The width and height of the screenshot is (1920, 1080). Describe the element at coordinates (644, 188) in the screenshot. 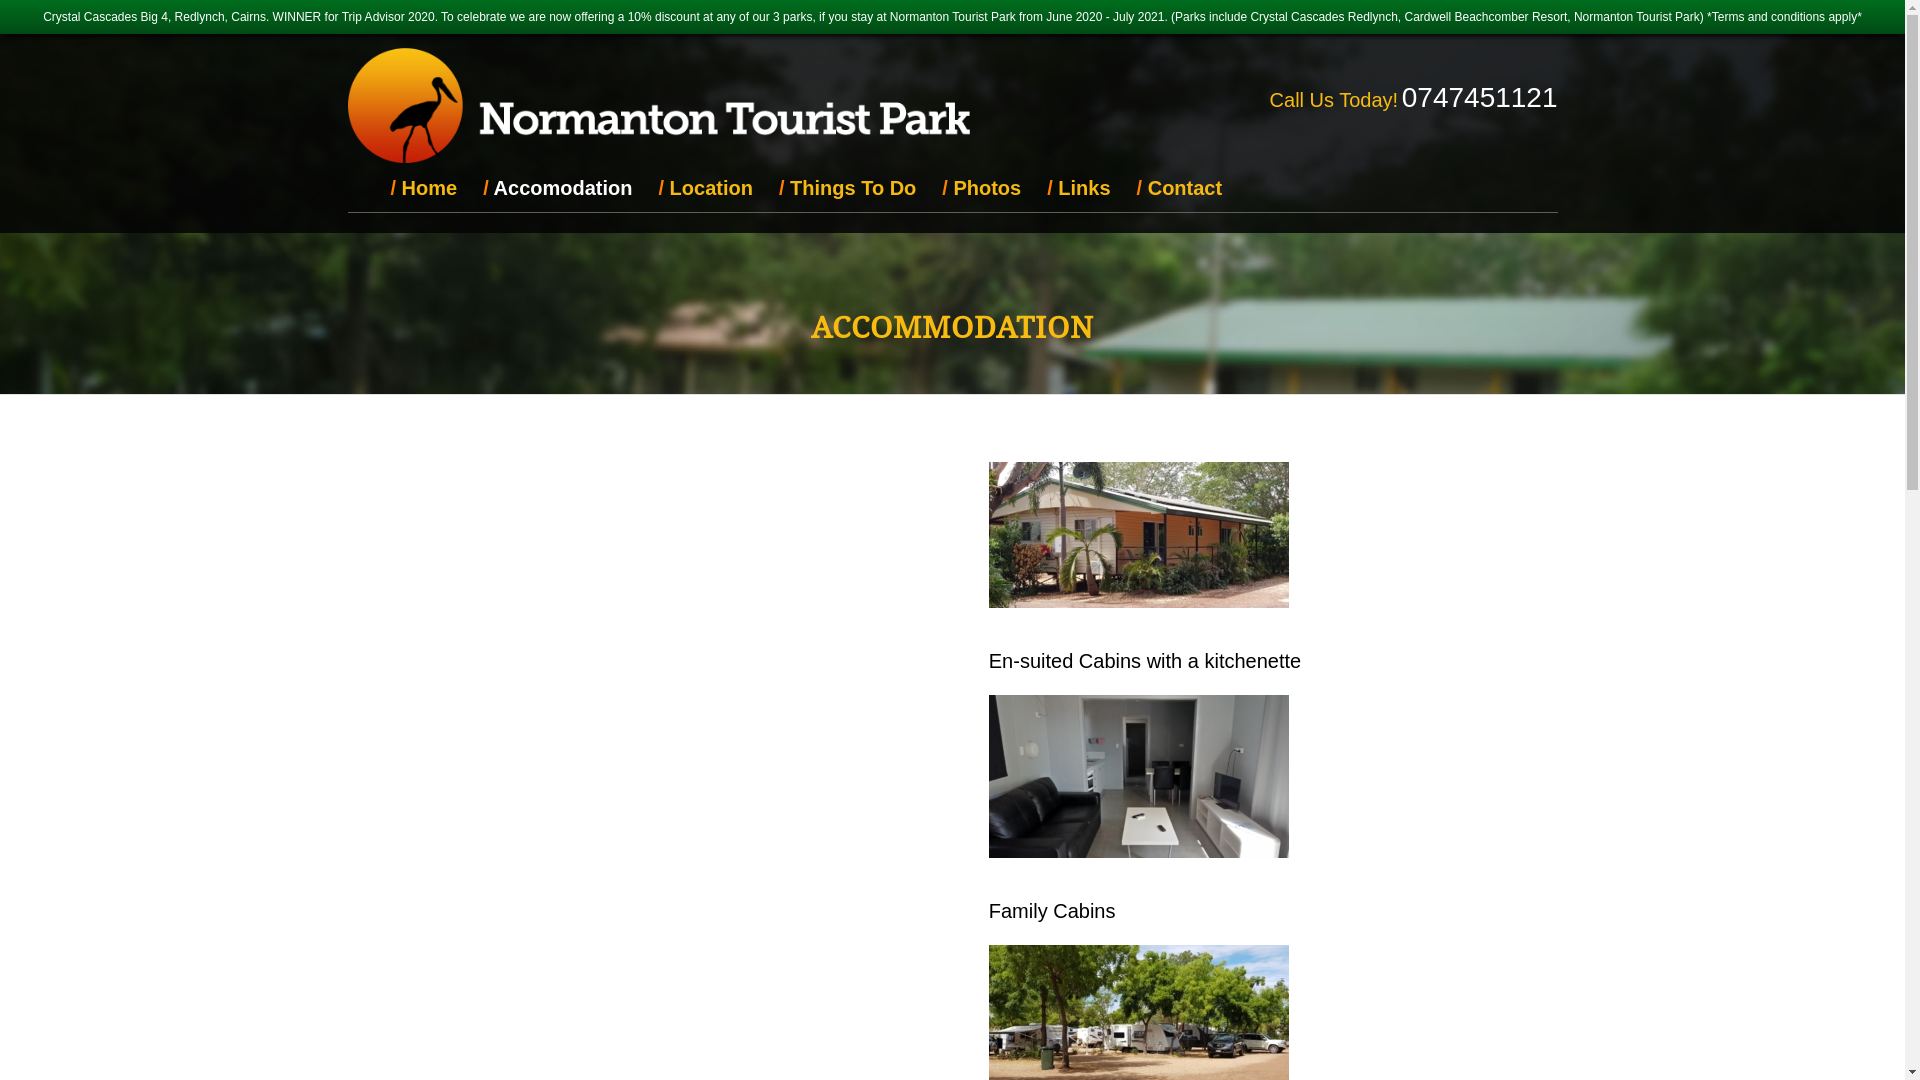

I see `'/ Location'` at that location.